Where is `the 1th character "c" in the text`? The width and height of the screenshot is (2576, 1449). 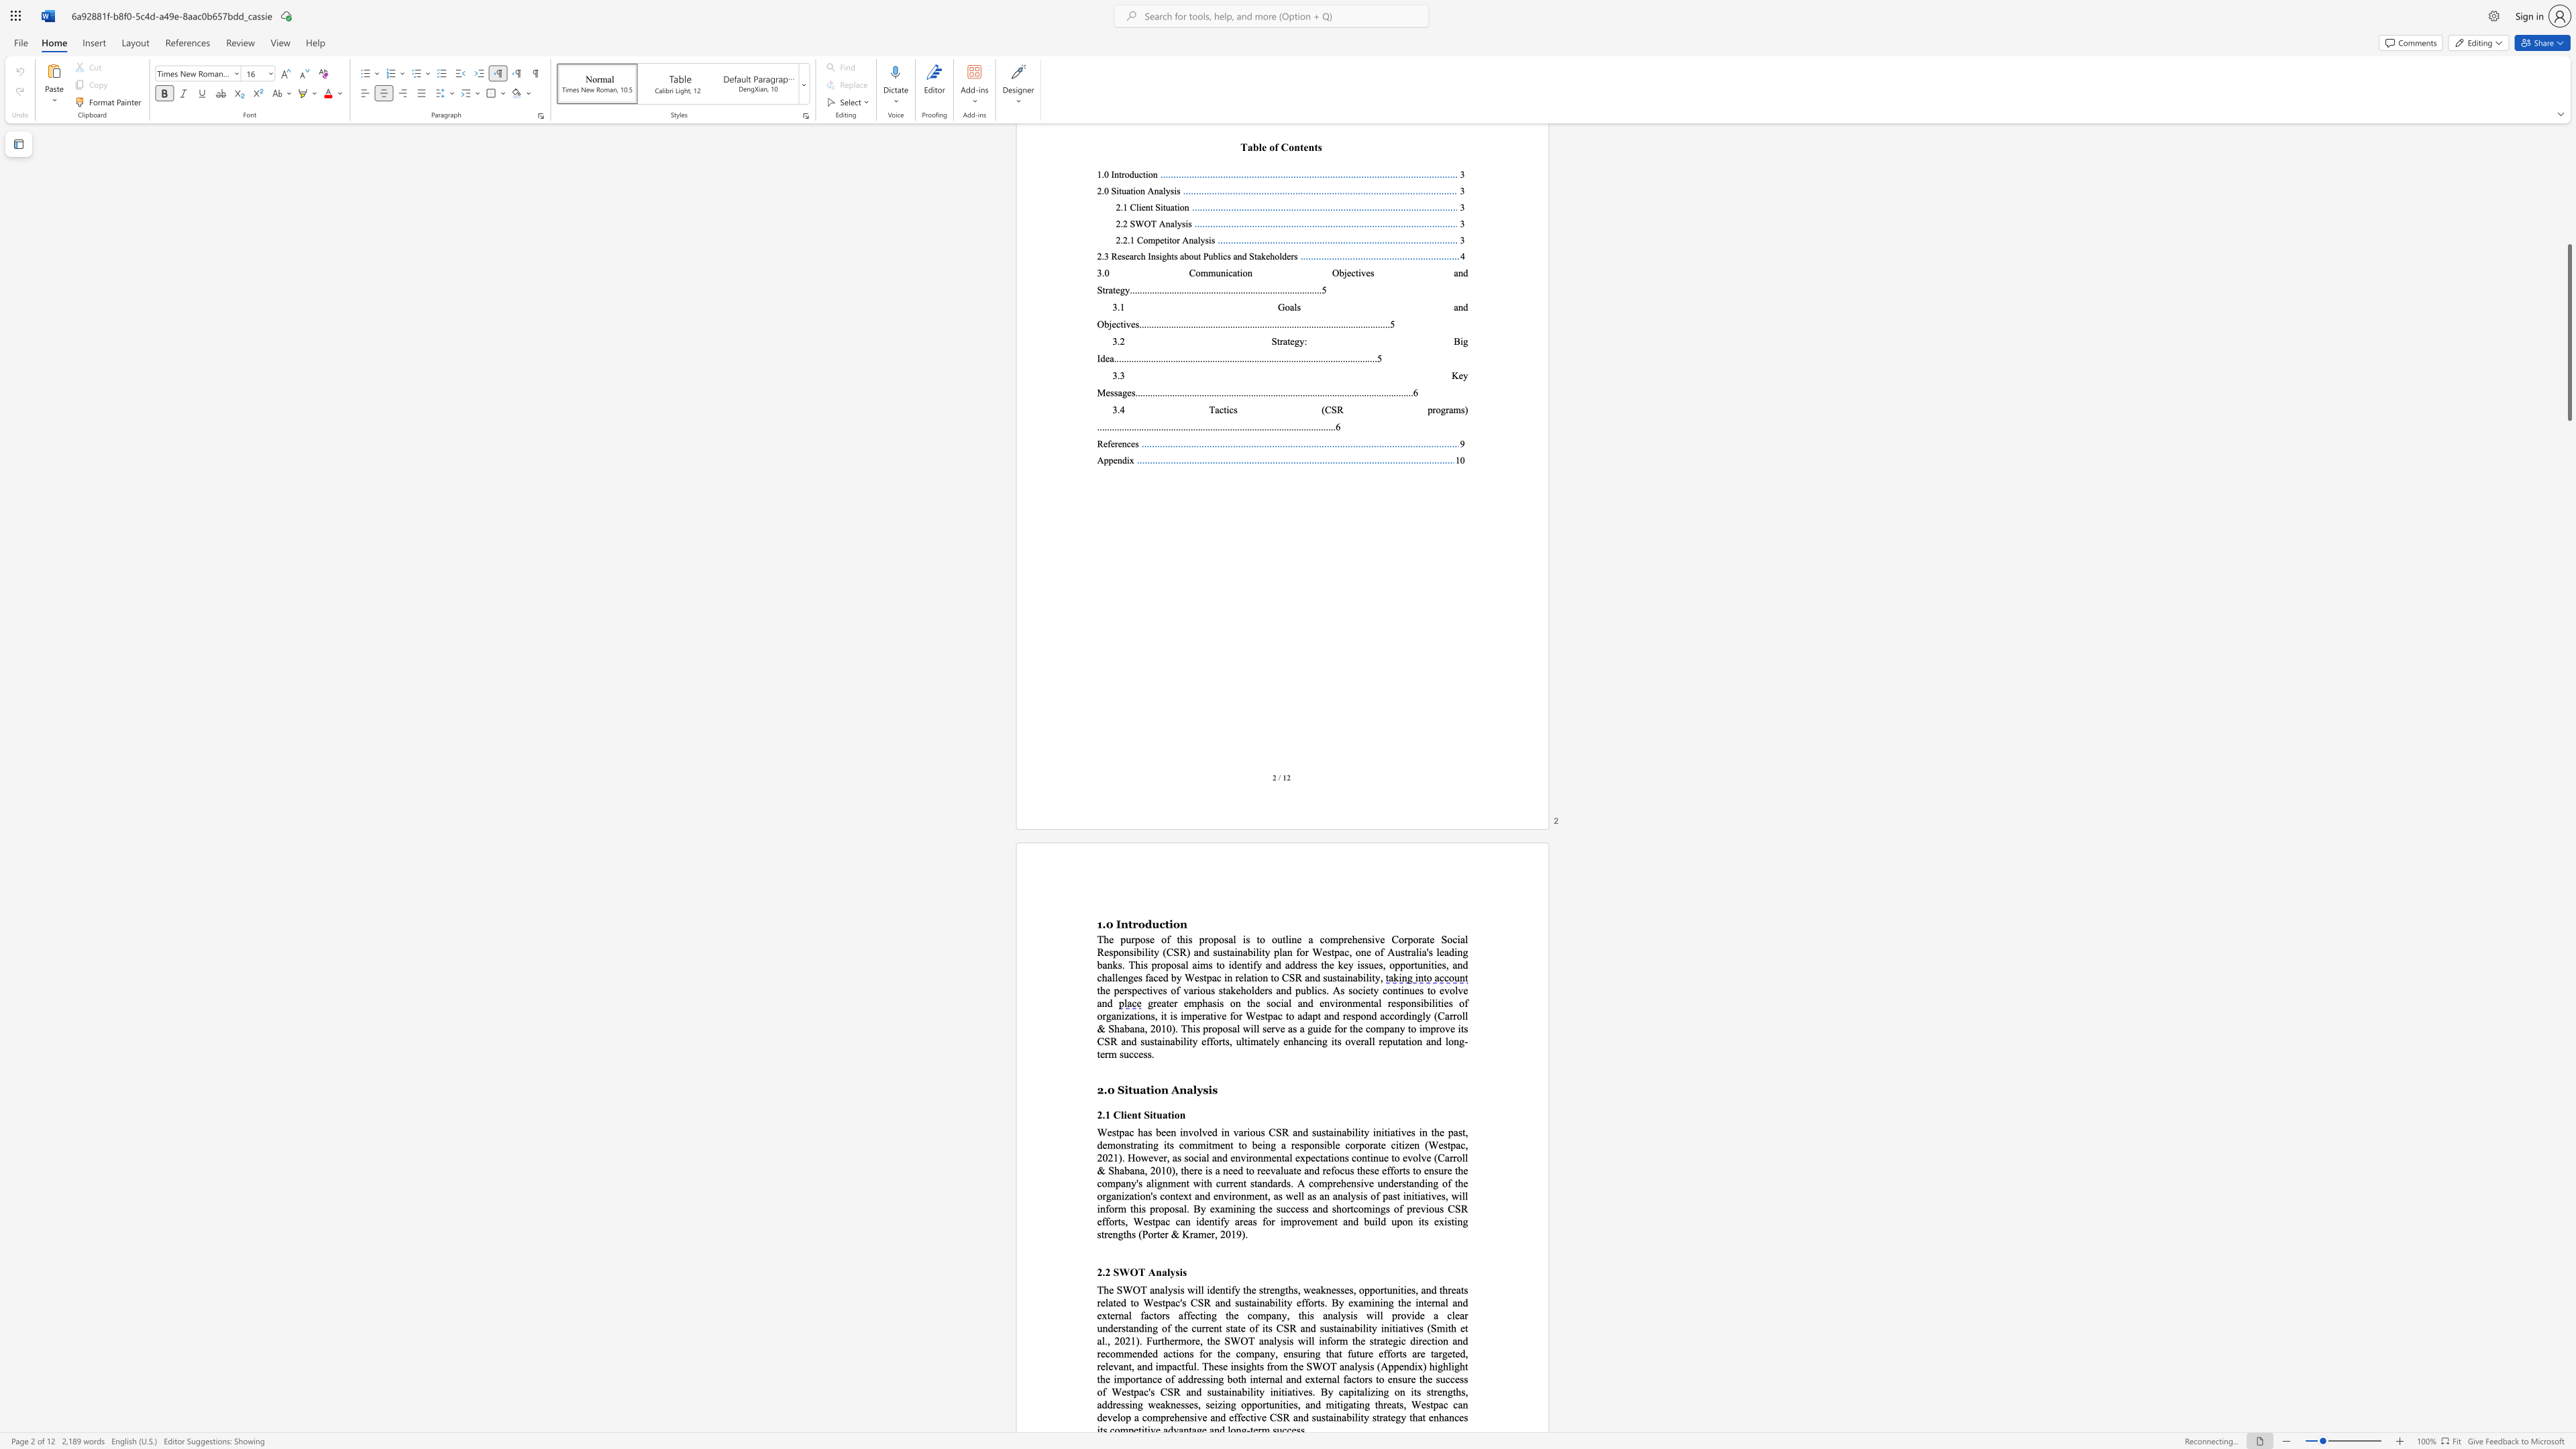 the 1th character "c" in the text is located at coordinates (1130, 1132).